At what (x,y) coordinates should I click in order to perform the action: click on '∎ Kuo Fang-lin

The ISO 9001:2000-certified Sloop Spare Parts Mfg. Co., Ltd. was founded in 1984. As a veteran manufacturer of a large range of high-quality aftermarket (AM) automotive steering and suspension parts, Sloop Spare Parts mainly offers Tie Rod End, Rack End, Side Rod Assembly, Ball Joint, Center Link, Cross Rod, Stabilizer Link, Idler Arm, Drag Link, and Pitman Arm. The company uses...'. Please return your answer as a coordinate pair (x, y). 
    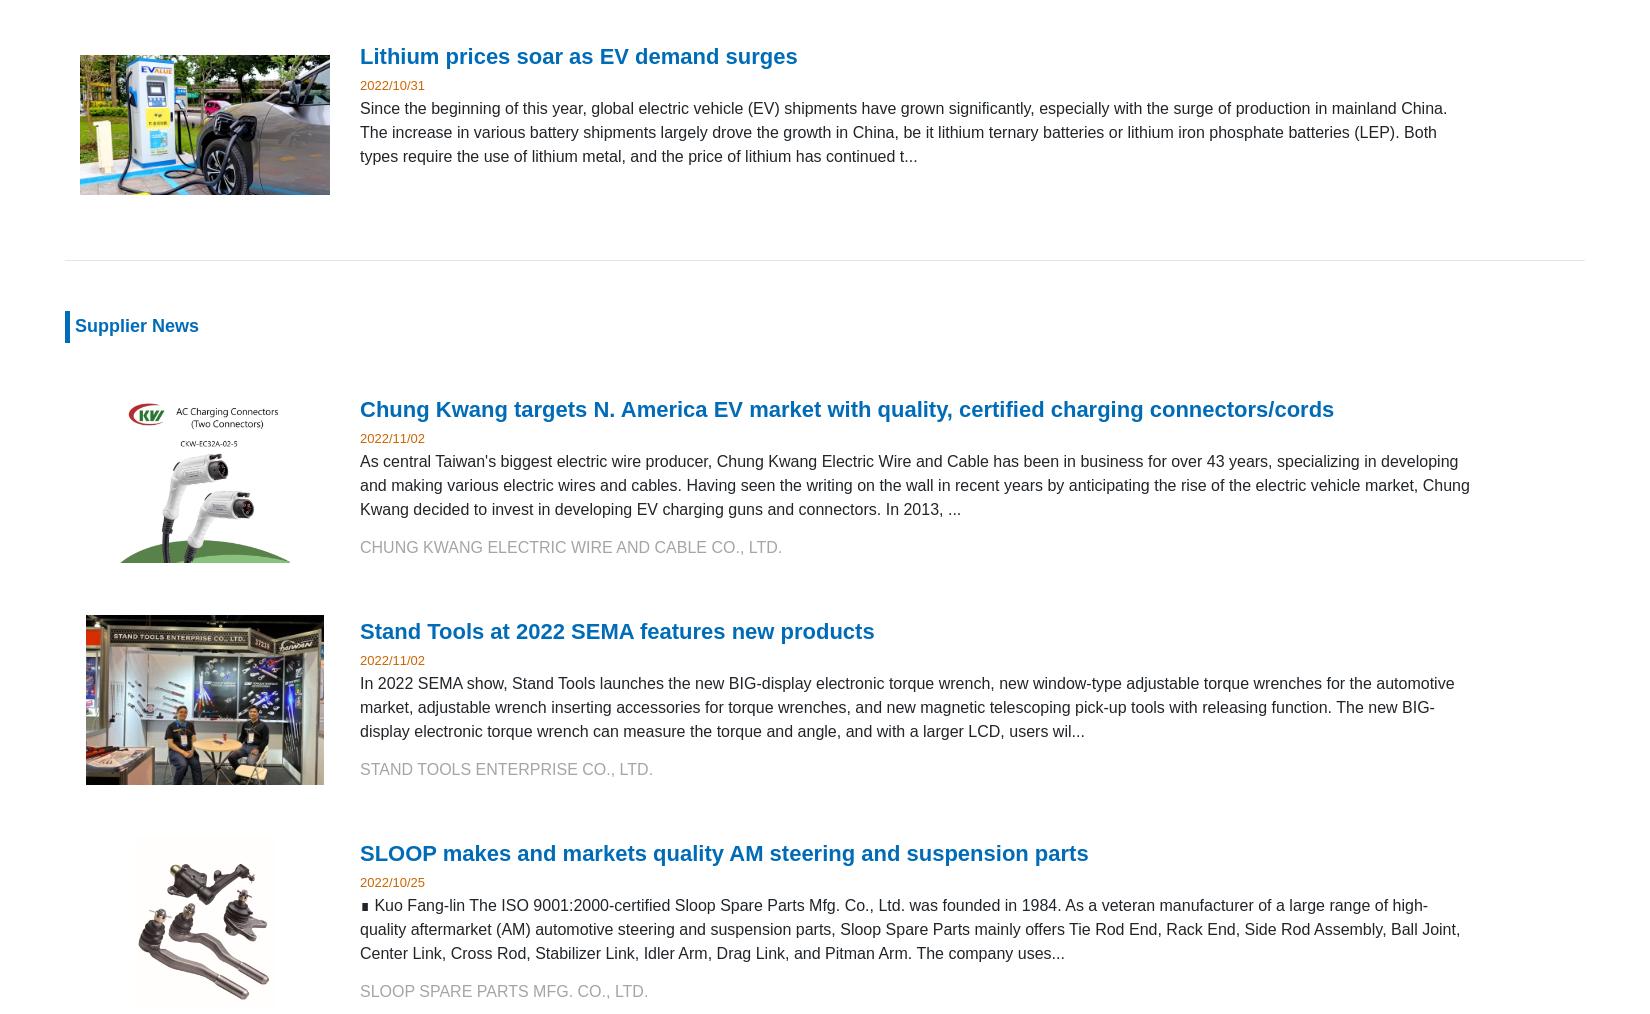
    Looking at the image, I should click on (909, 927).